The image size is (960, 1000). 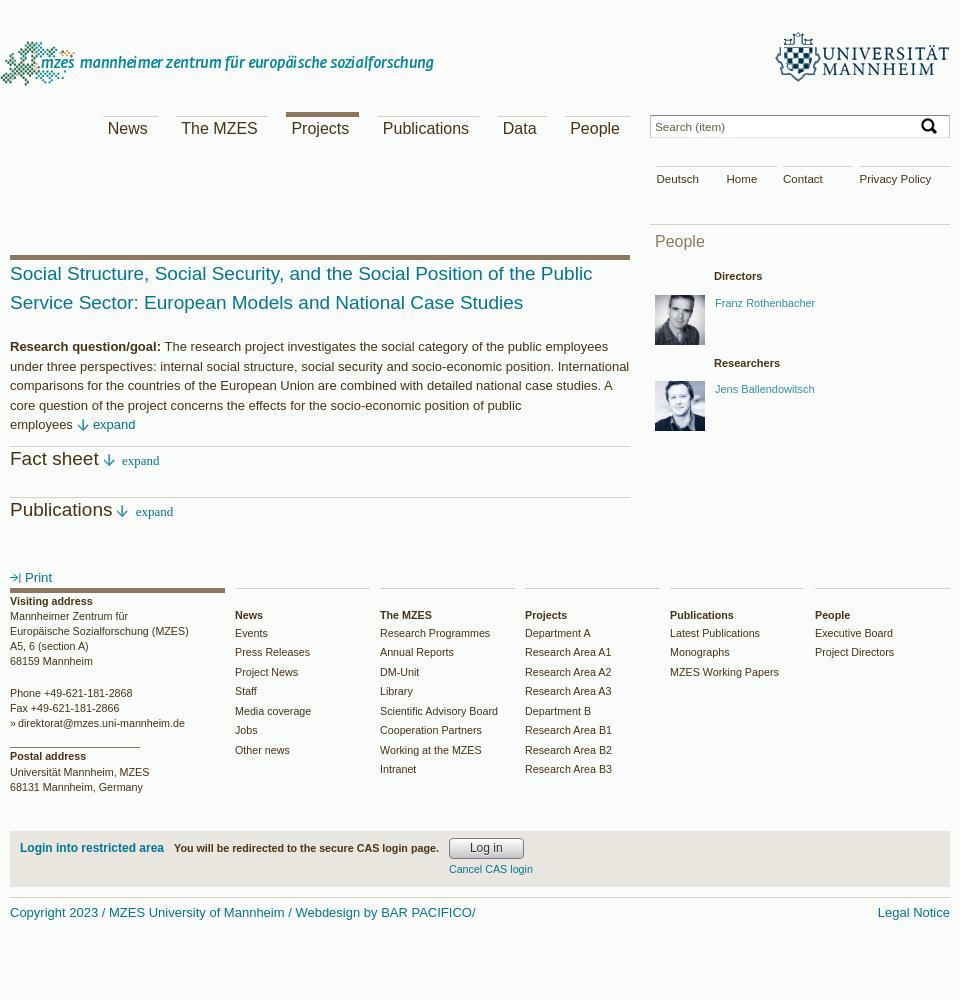 What do you see at coordinates (241, 911) in the screenshot?
I see `'Copyright 2023 / MZES University of Mannheim / Webdesign by BAR PACIFICO/'` at bounding box center [241, 911].